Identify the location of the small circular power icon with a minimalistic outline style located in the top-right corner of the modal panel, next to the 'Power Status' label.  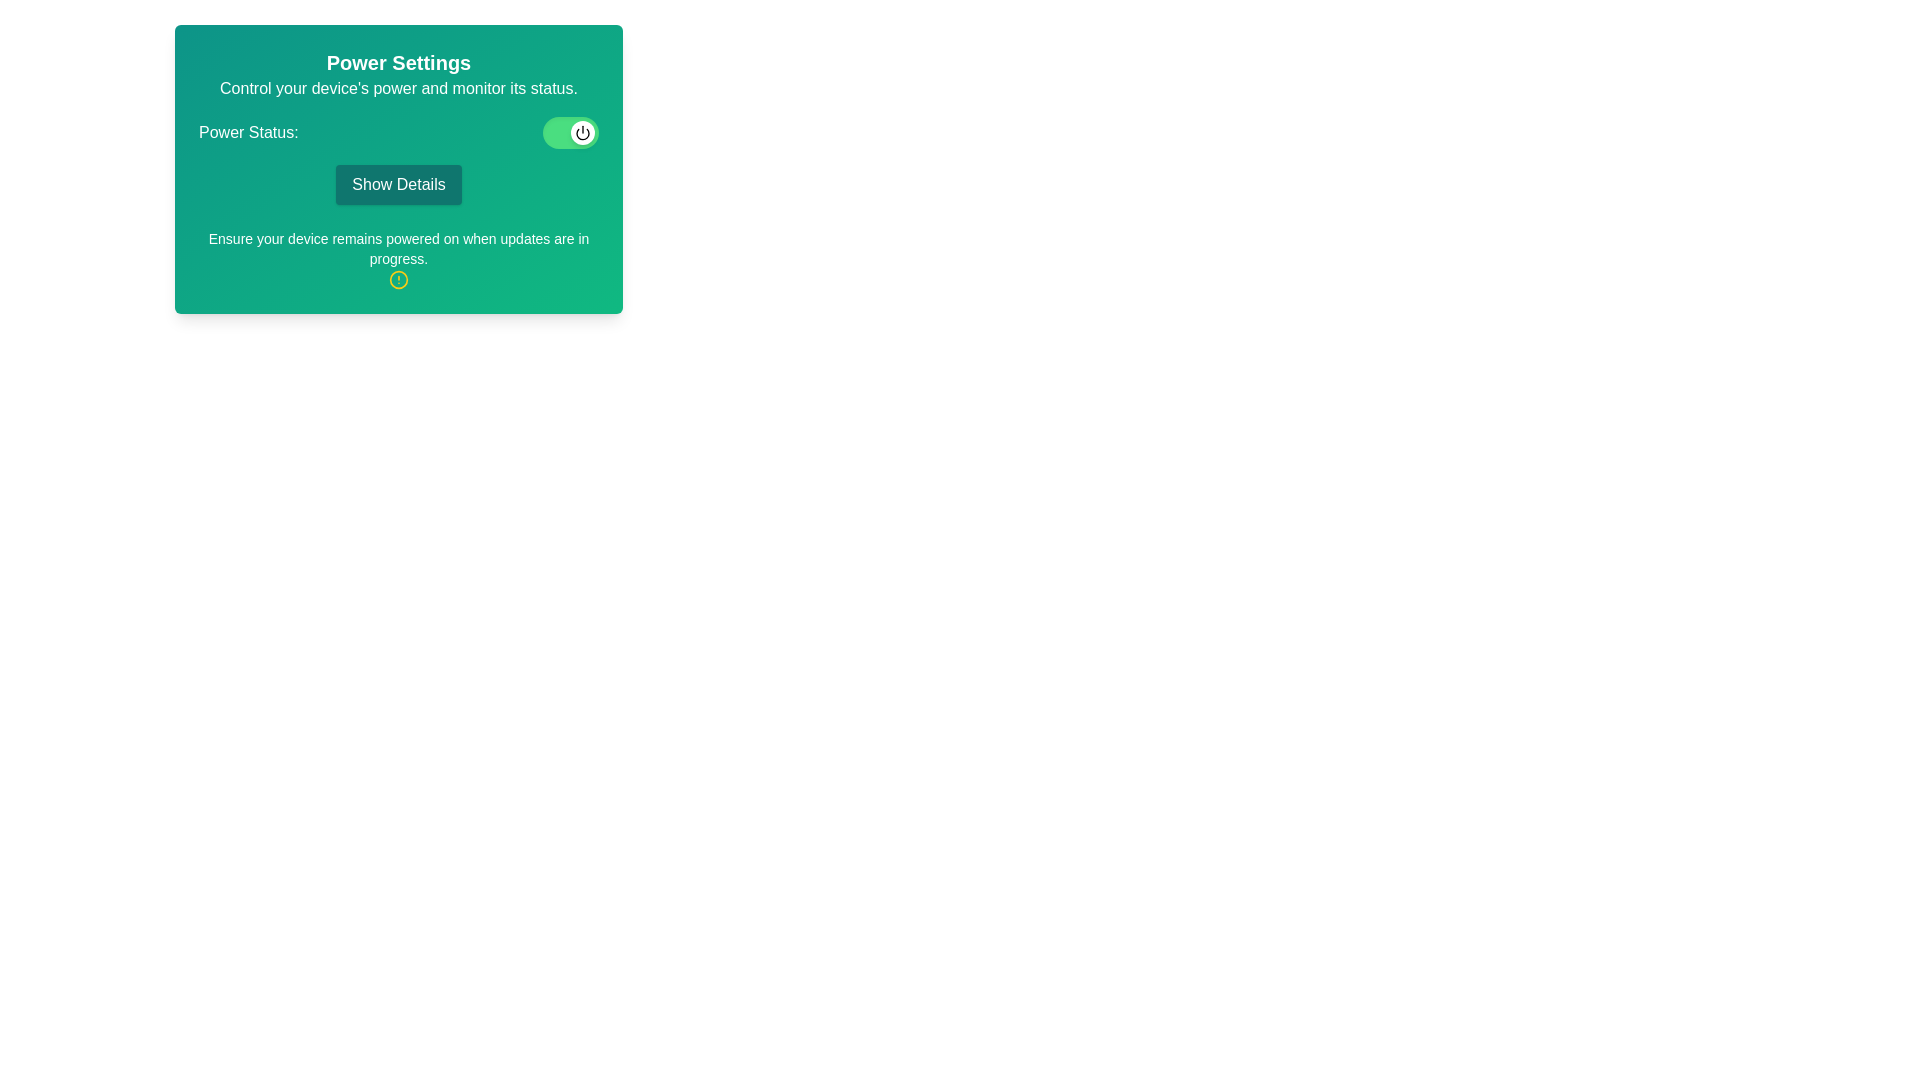
(581, 132).